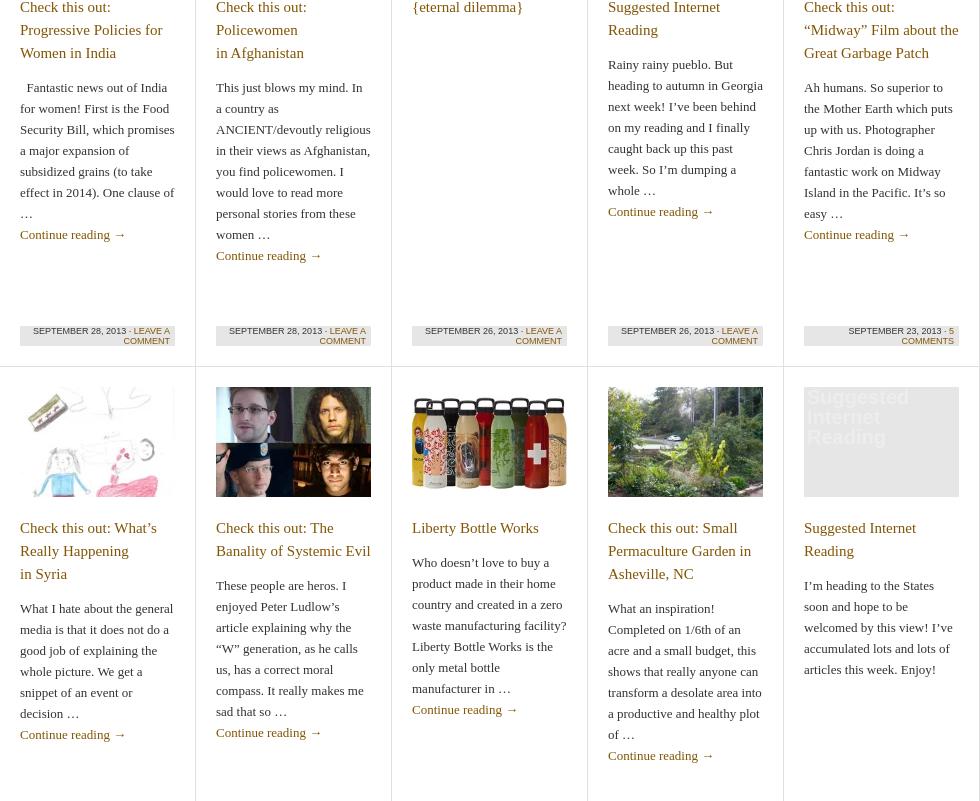 This screenshot has height=801, width=980. I want to click on 'Check this out: The Banality of Systemic Evil', so click(293, 539).